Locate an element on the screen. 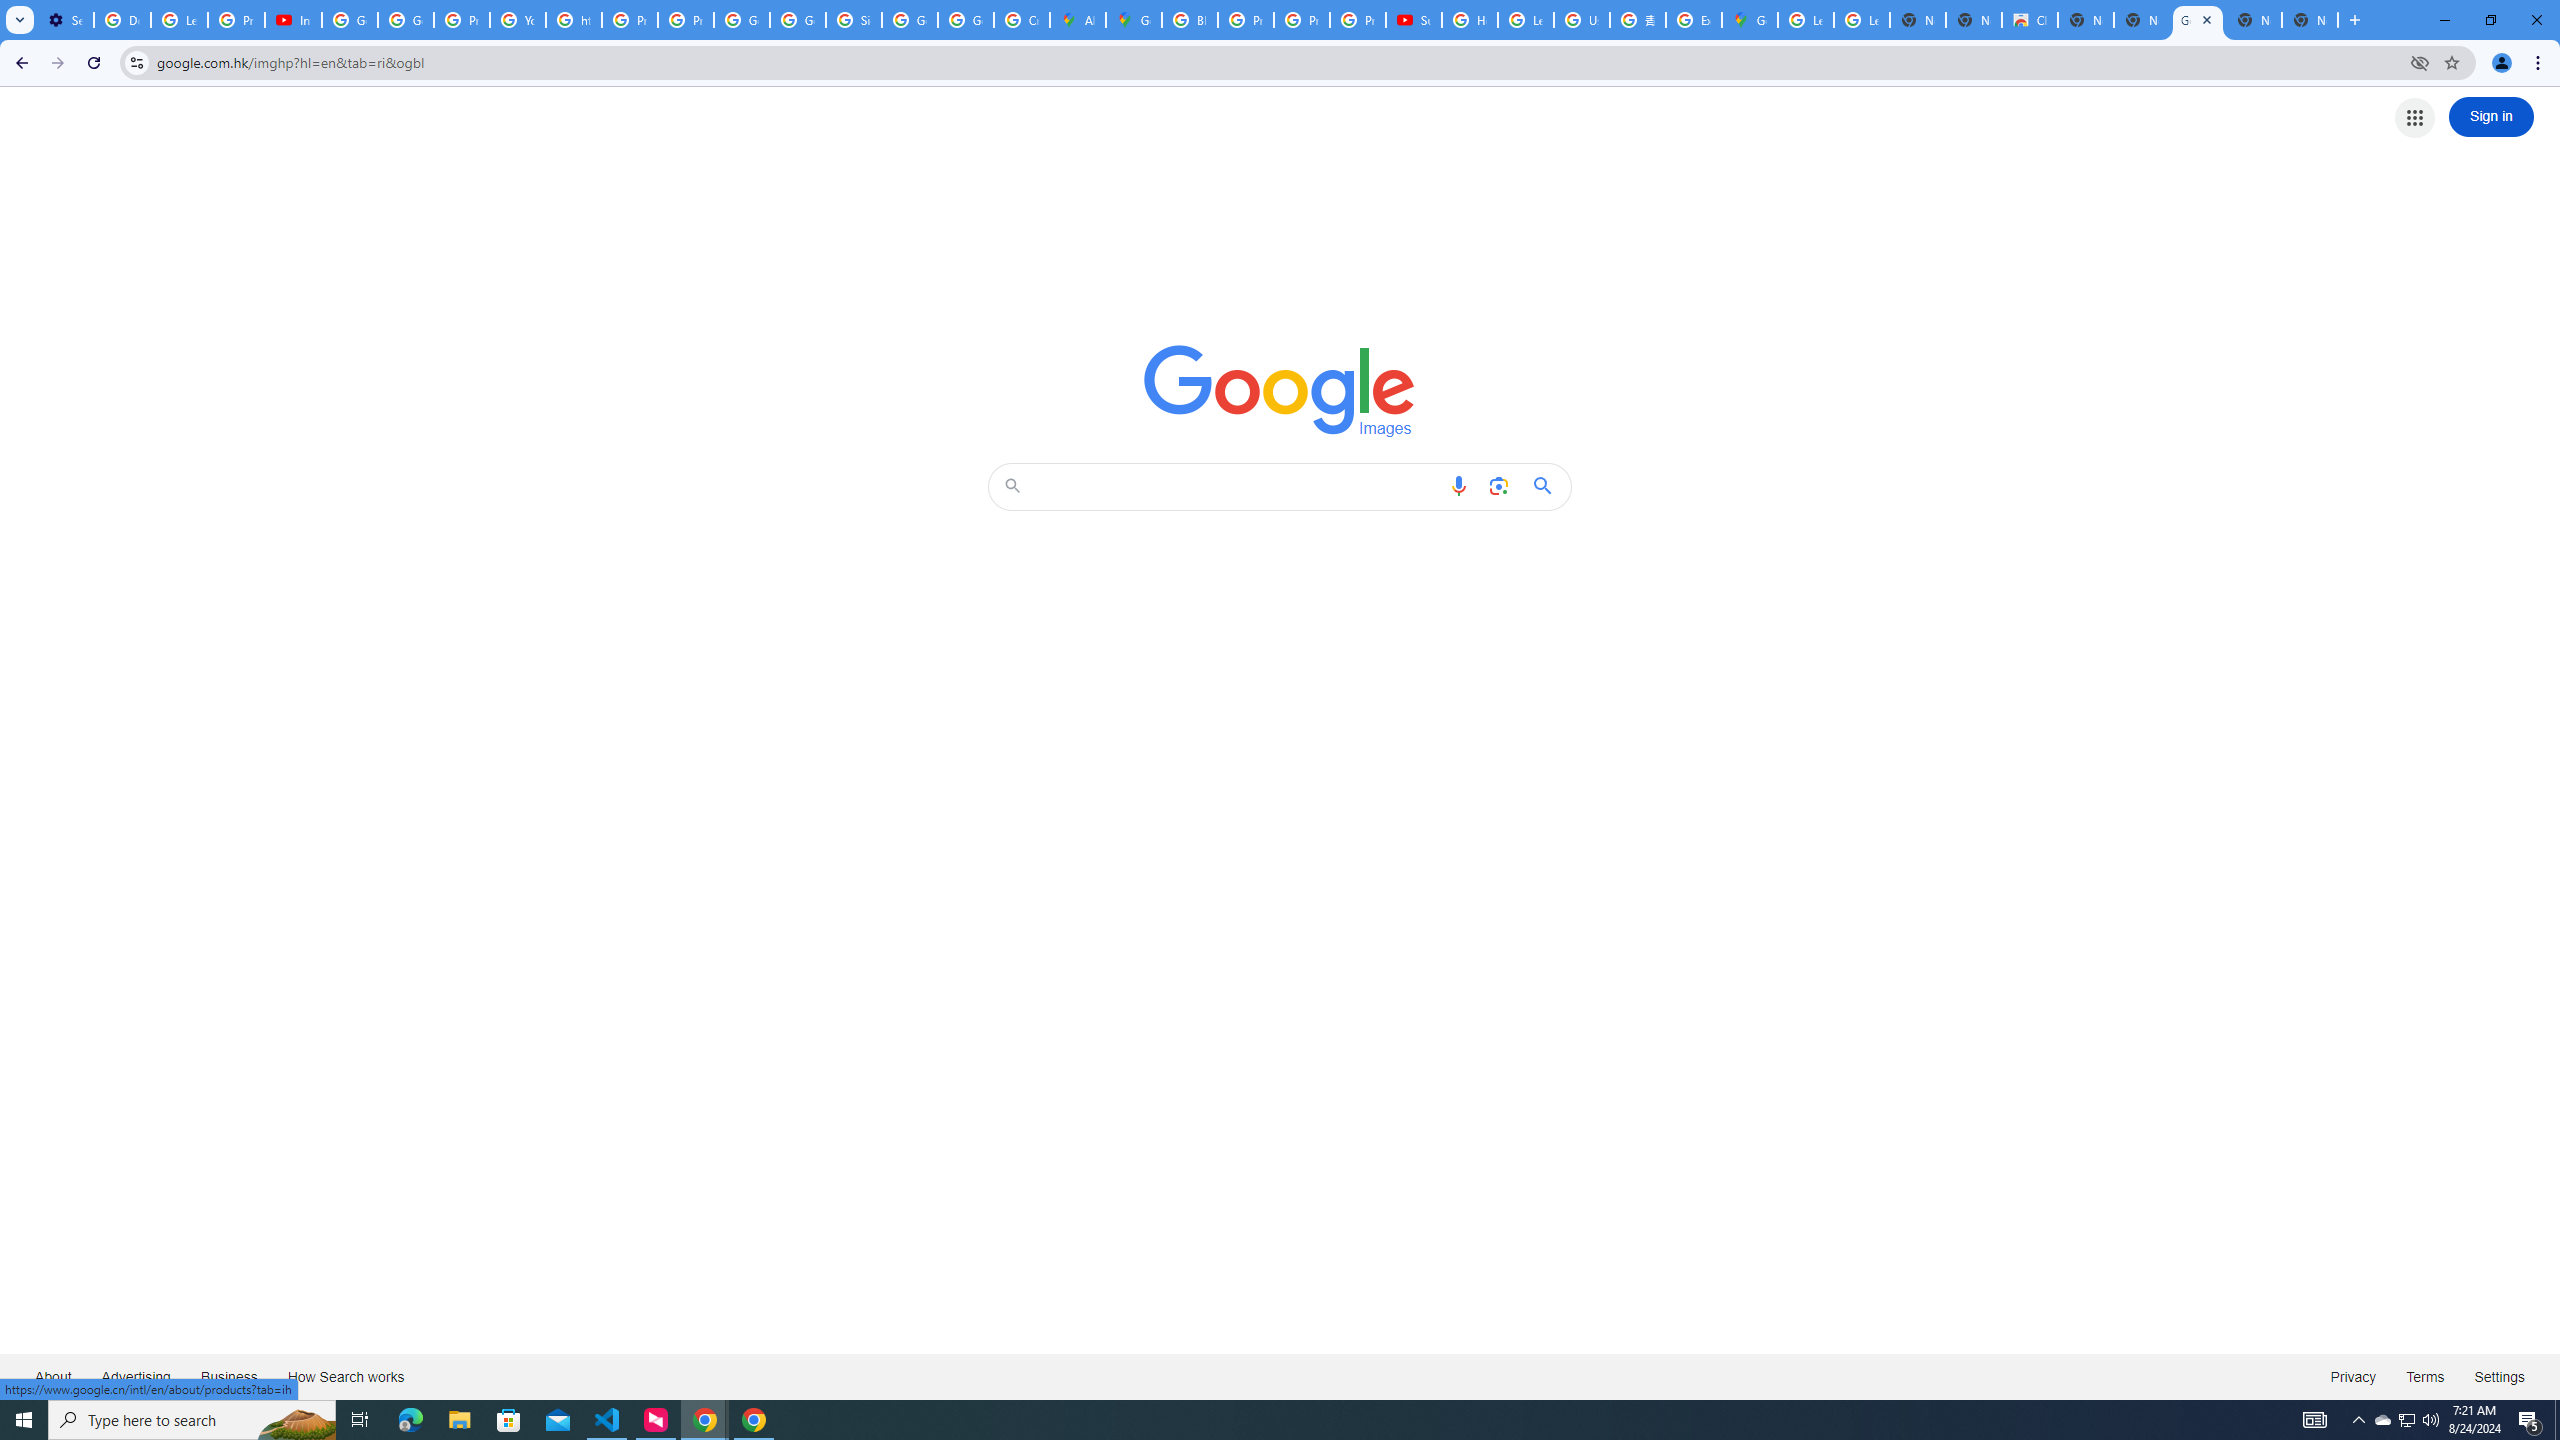 The width and height of the screenshot is (2560, 1440). 'Subscriptions - YouTube' is located at coordinates (1414, 19).